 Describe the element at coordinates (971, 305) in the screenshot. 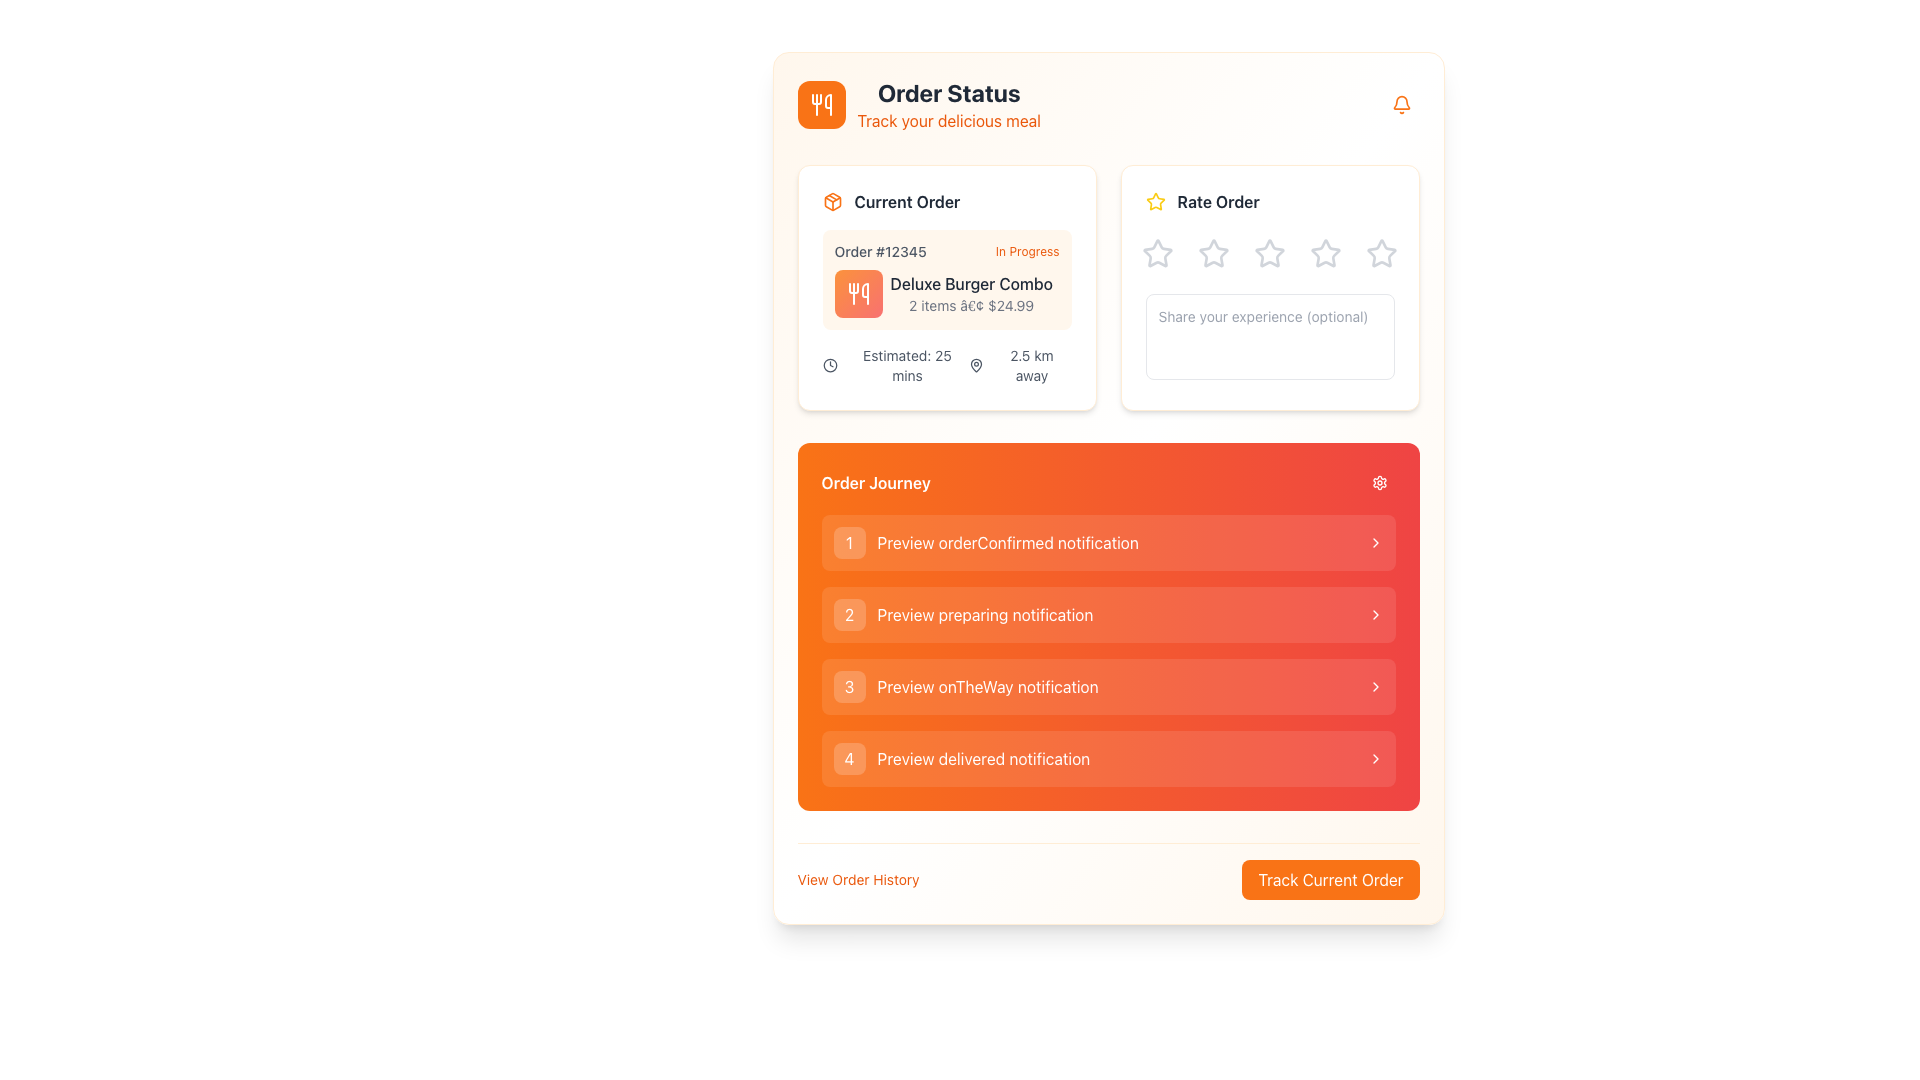

I see `the text label displaying item count and price '2 items • $24.99' located below 'Deluxe Burger Combo' in the 'Current Order' card` at that location.